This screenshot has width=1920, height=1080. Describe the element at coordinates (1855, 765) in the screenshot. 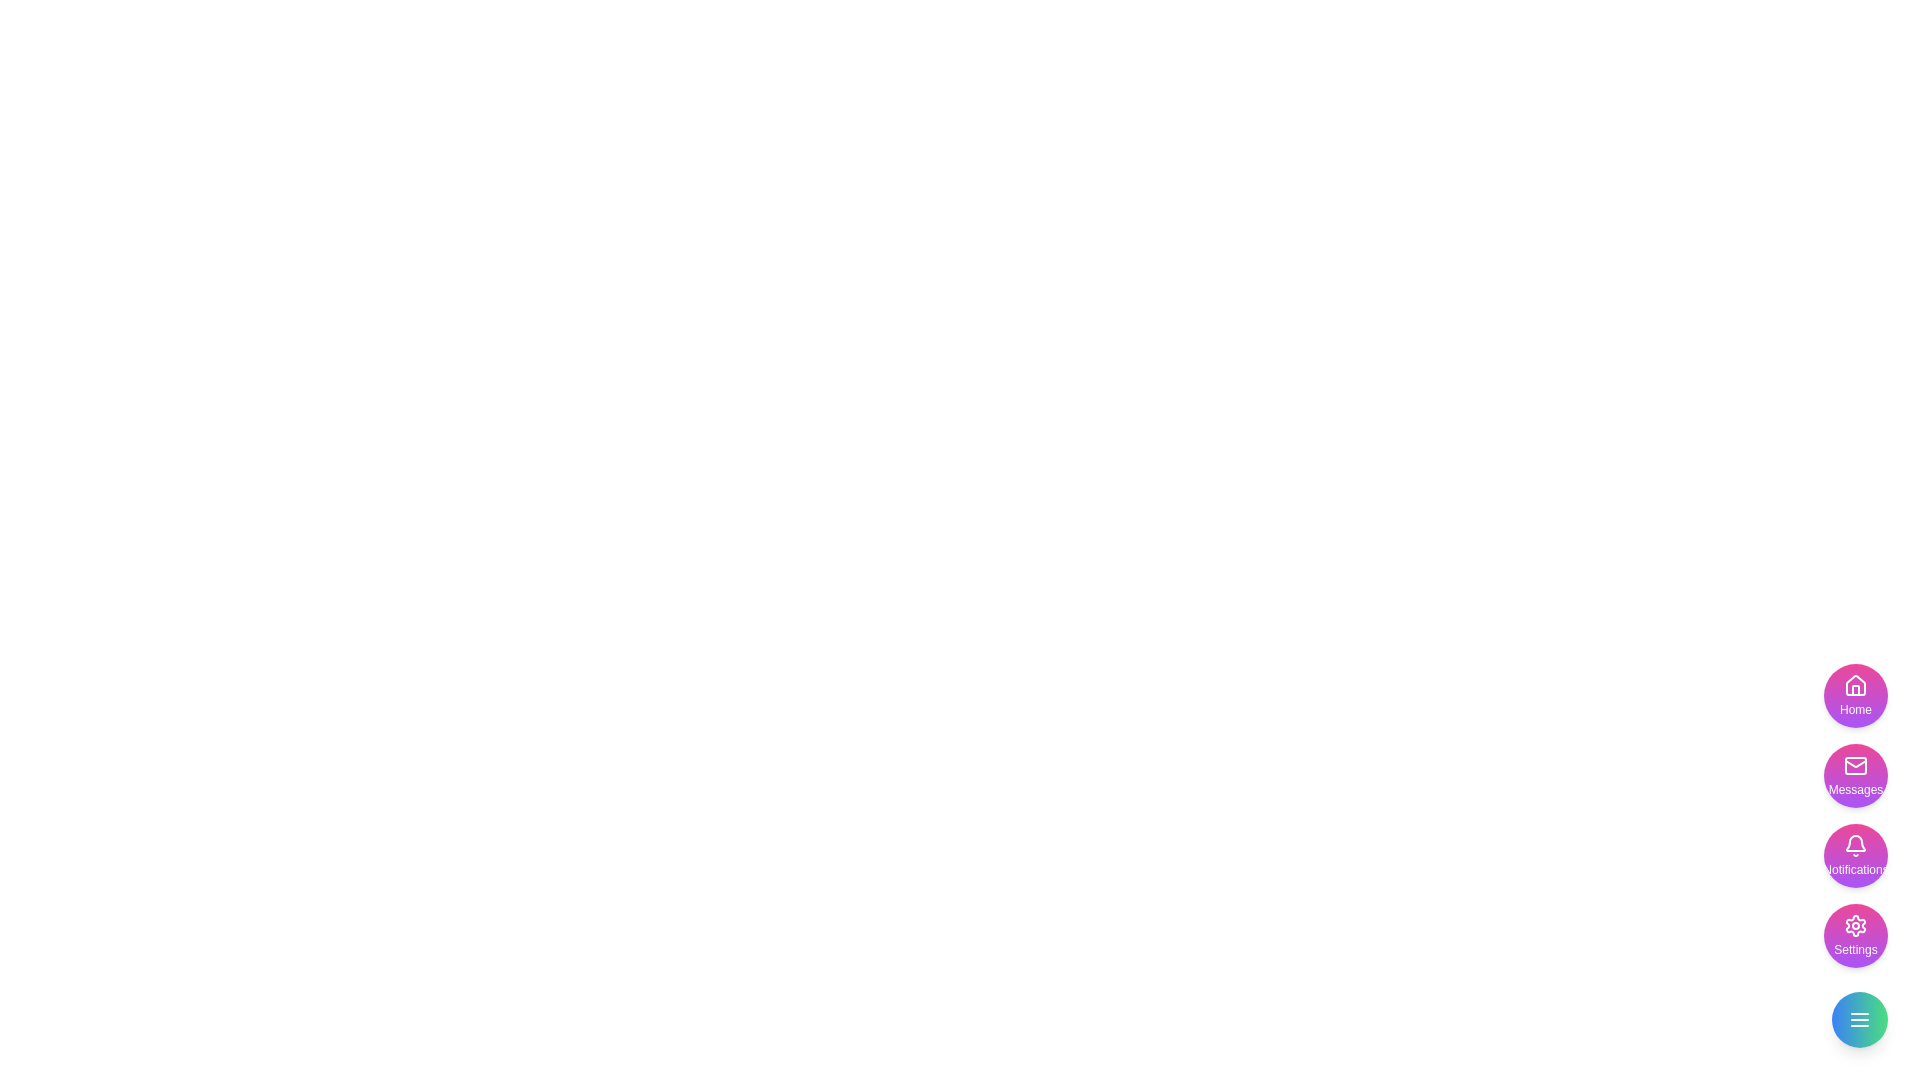

I see `the 'Messages' icon in the vertical navigation bar on the right side of the interface` at that location.